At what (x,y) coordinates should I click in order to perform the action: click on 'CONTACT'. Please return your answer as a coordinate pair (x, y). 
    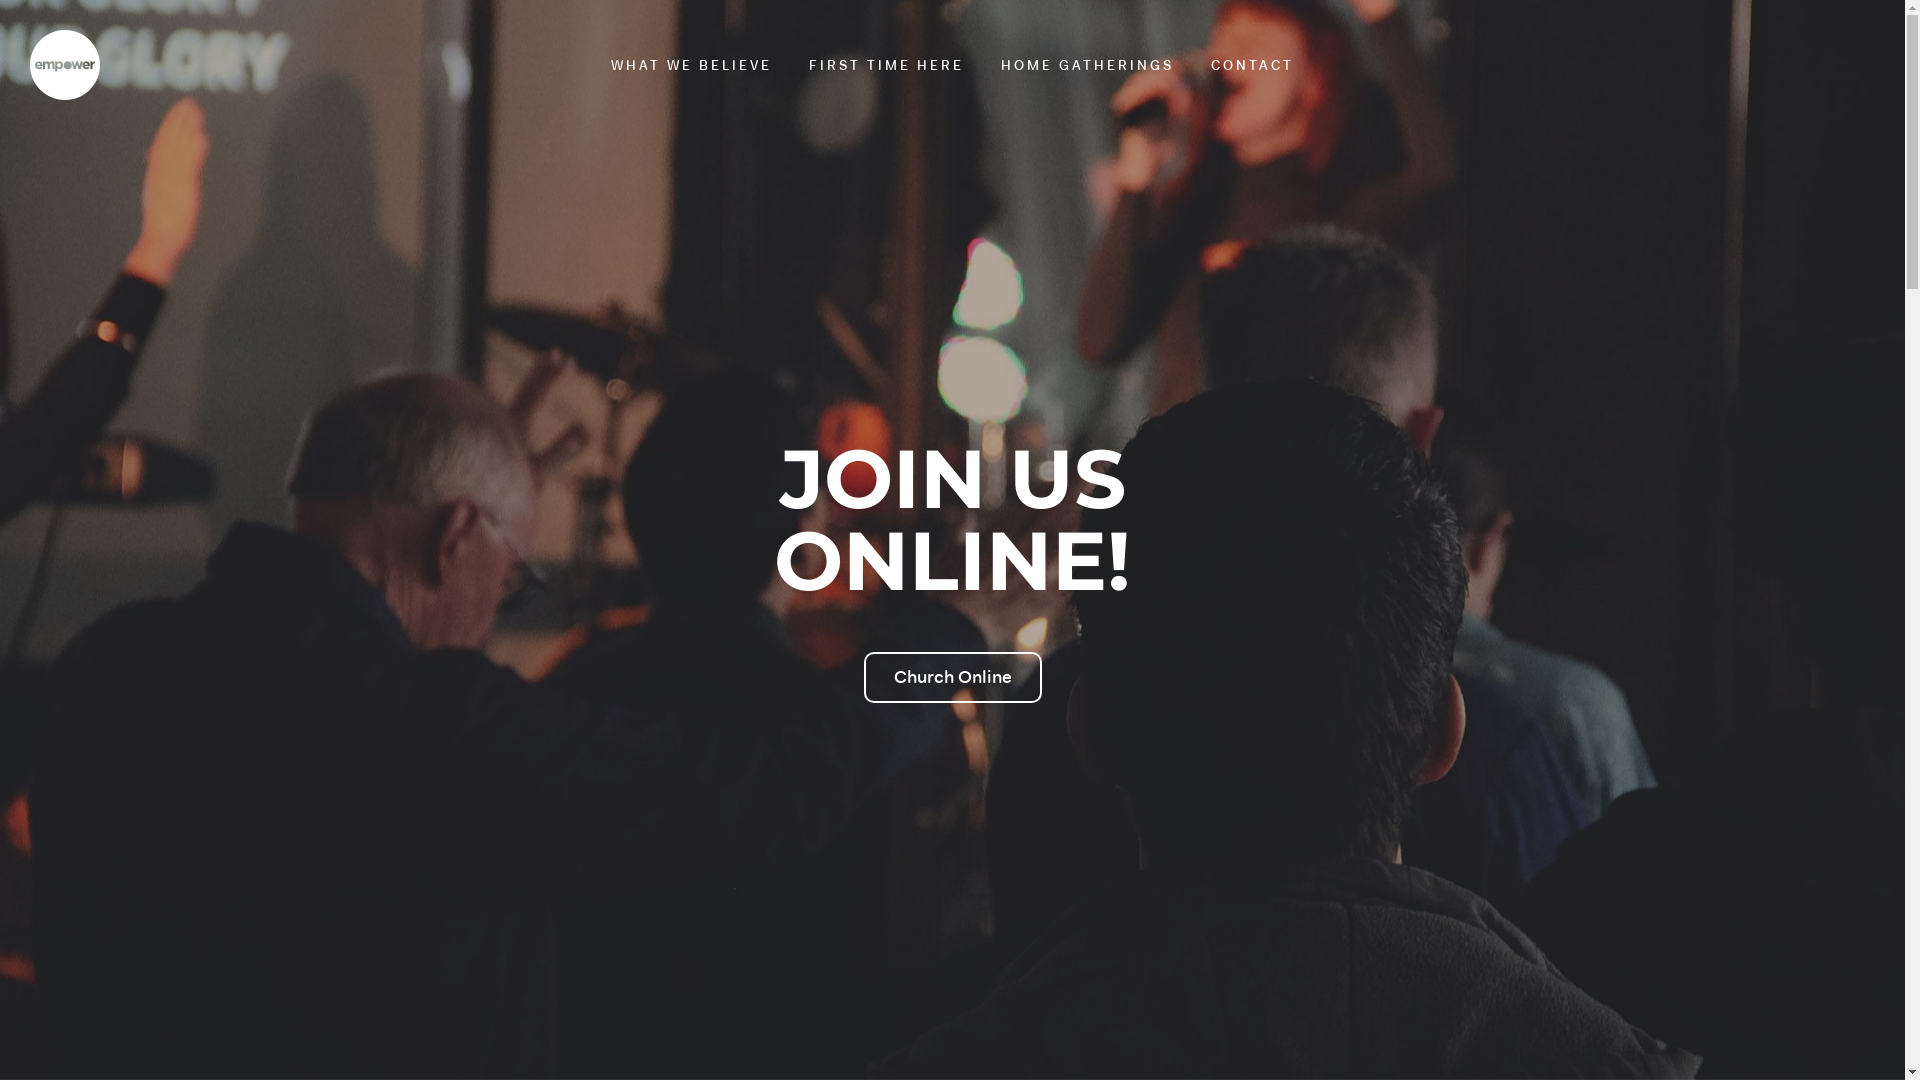
    Looking at the image, I should click on (1195, 64).